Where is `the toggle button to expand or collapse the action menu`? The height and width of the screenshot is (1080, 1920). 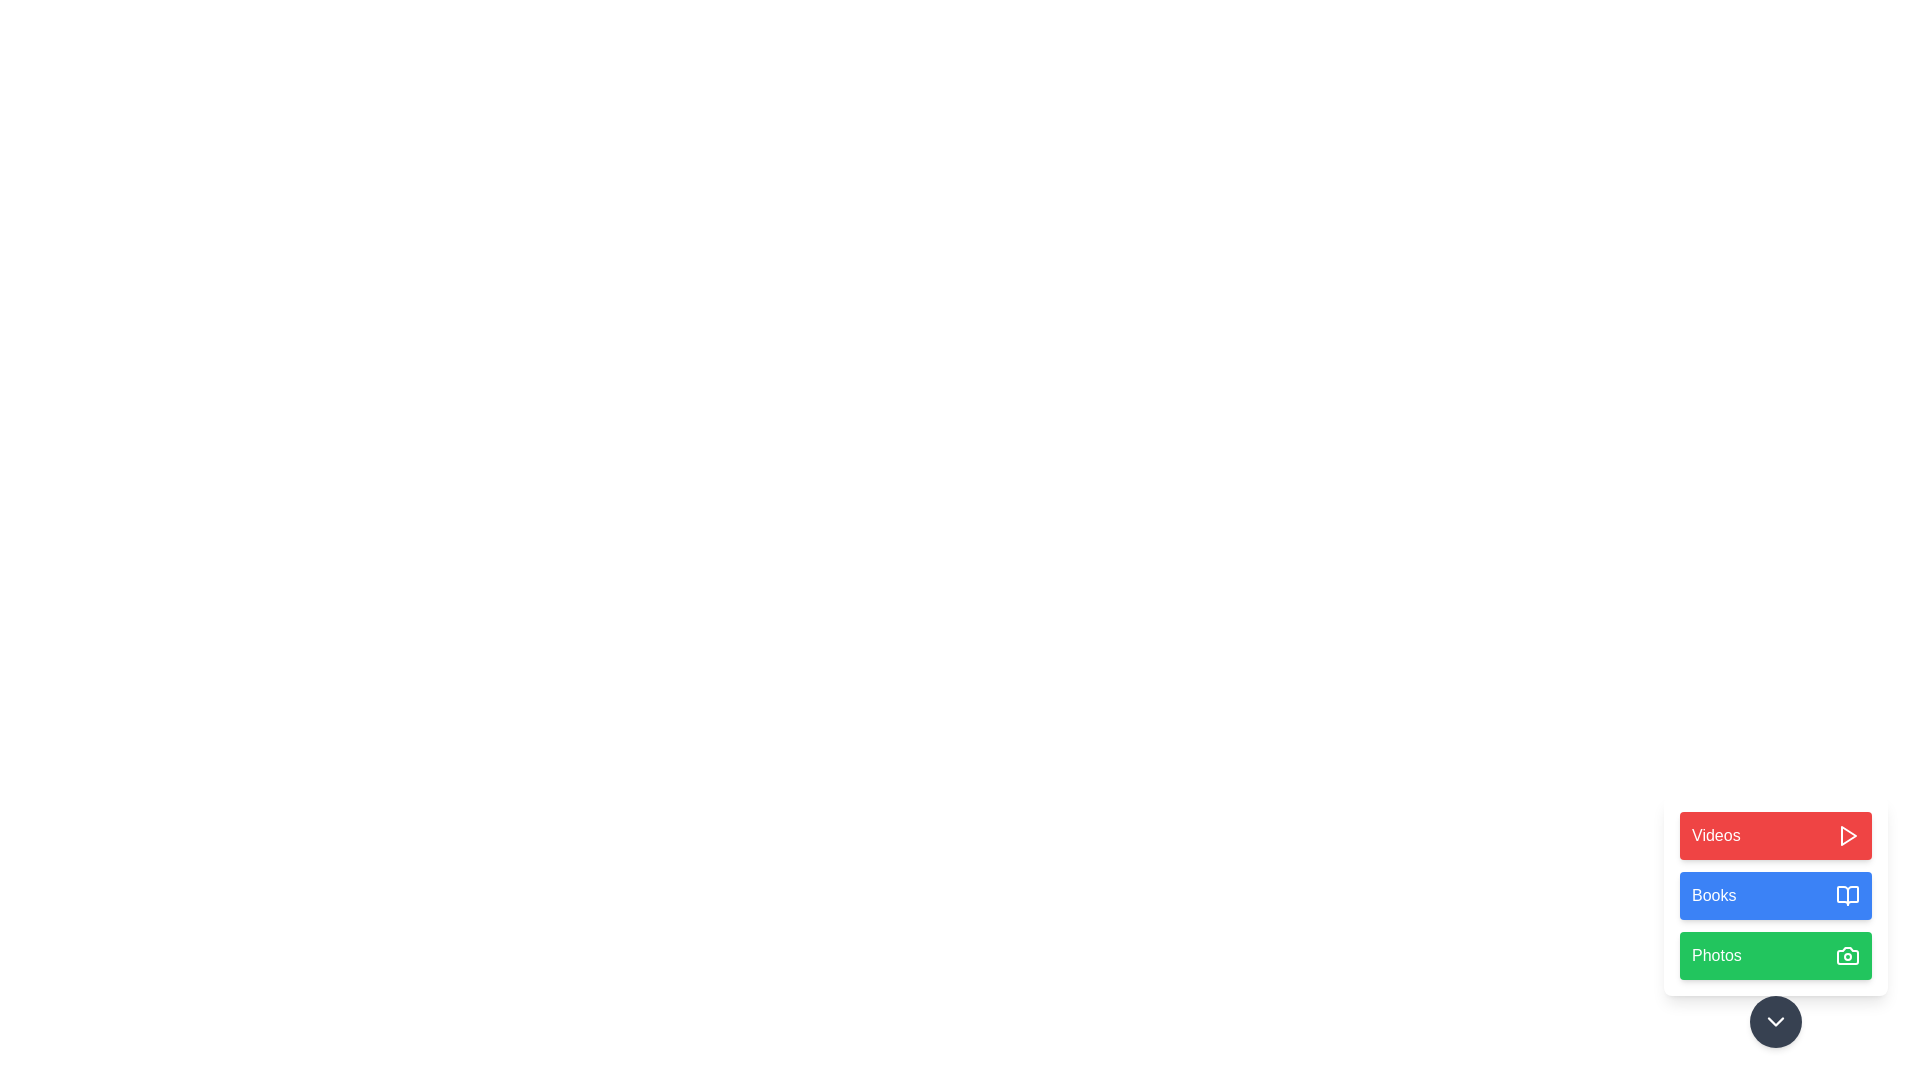
the toggle button to expand or collapse the action menu is located at coordinates (1776, 1022).